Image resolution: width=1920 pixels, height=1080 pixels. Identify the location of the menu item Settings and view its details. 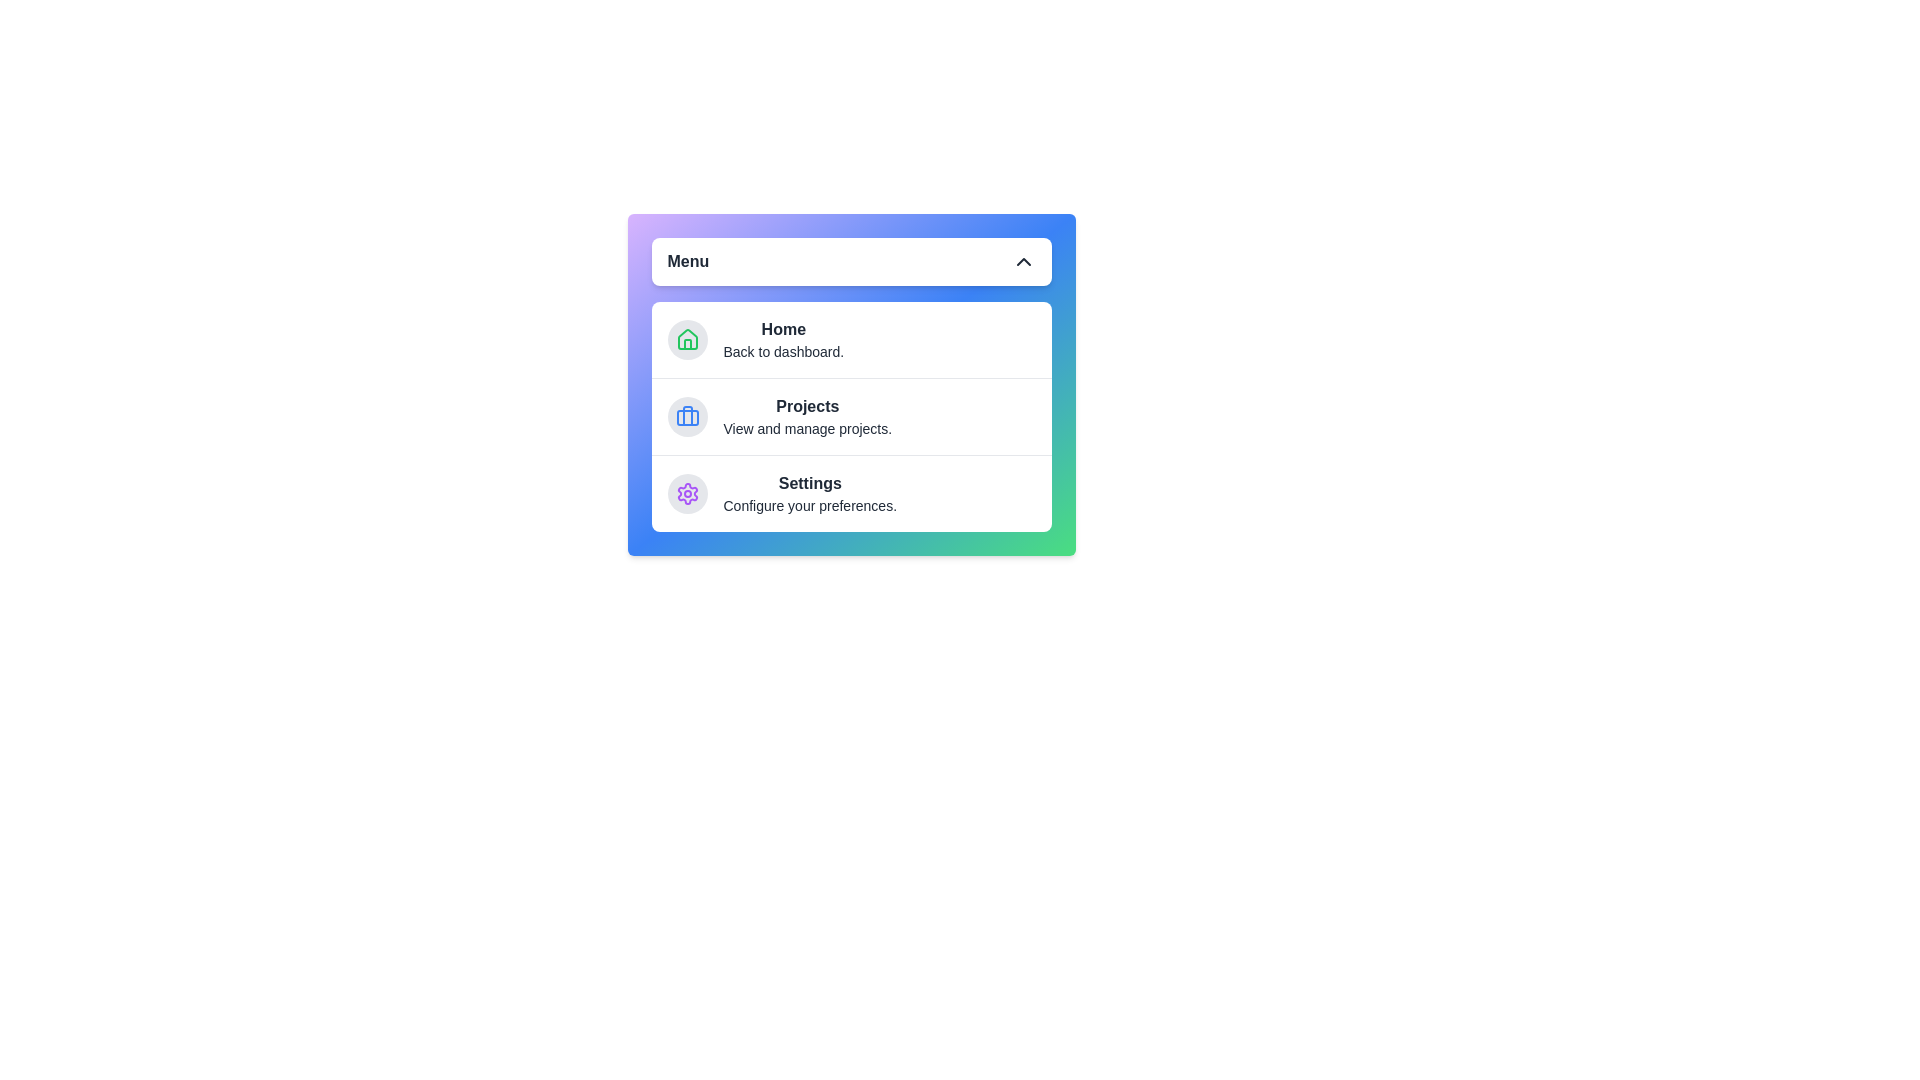
(851, 493).